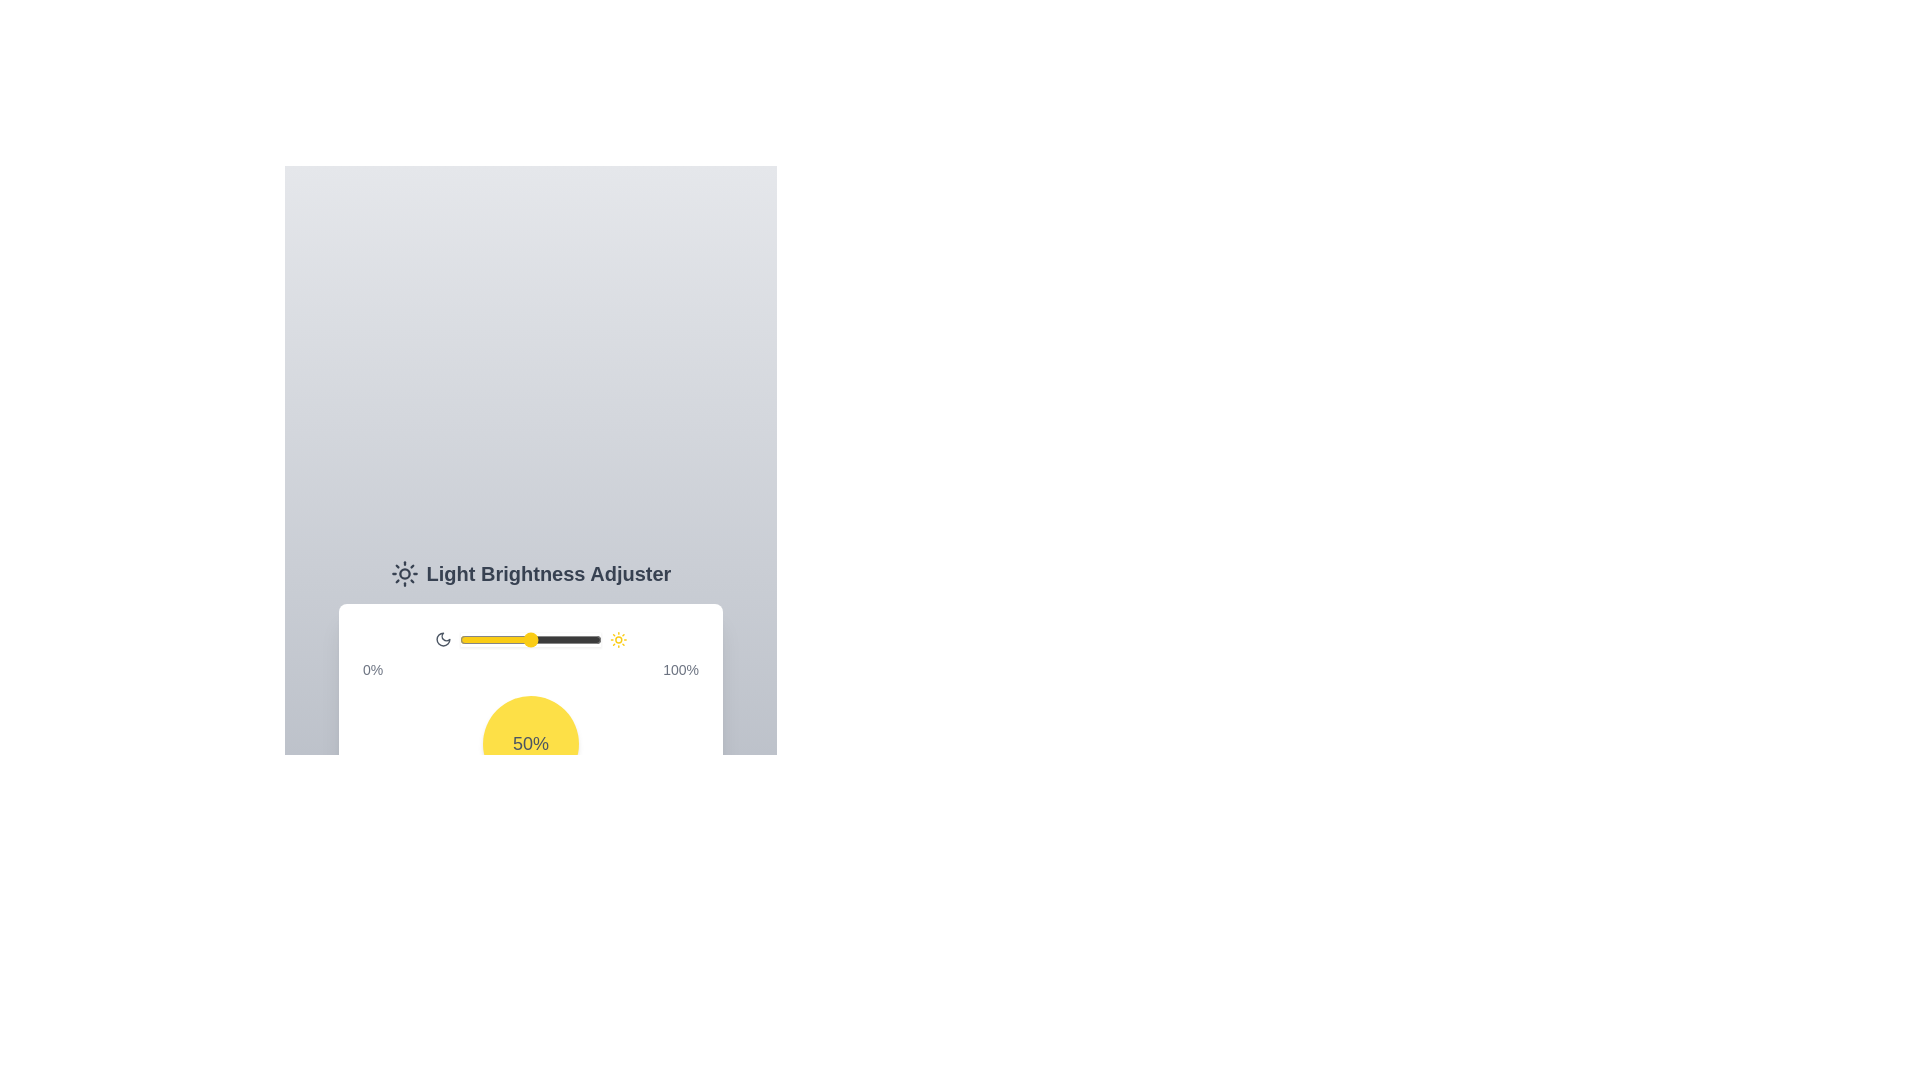 The image size is (1920, 1080). What do you see at coordinates (562, 640) in the screenshot?
I see `the brightness to 73%` at bounding box center [562, 640].